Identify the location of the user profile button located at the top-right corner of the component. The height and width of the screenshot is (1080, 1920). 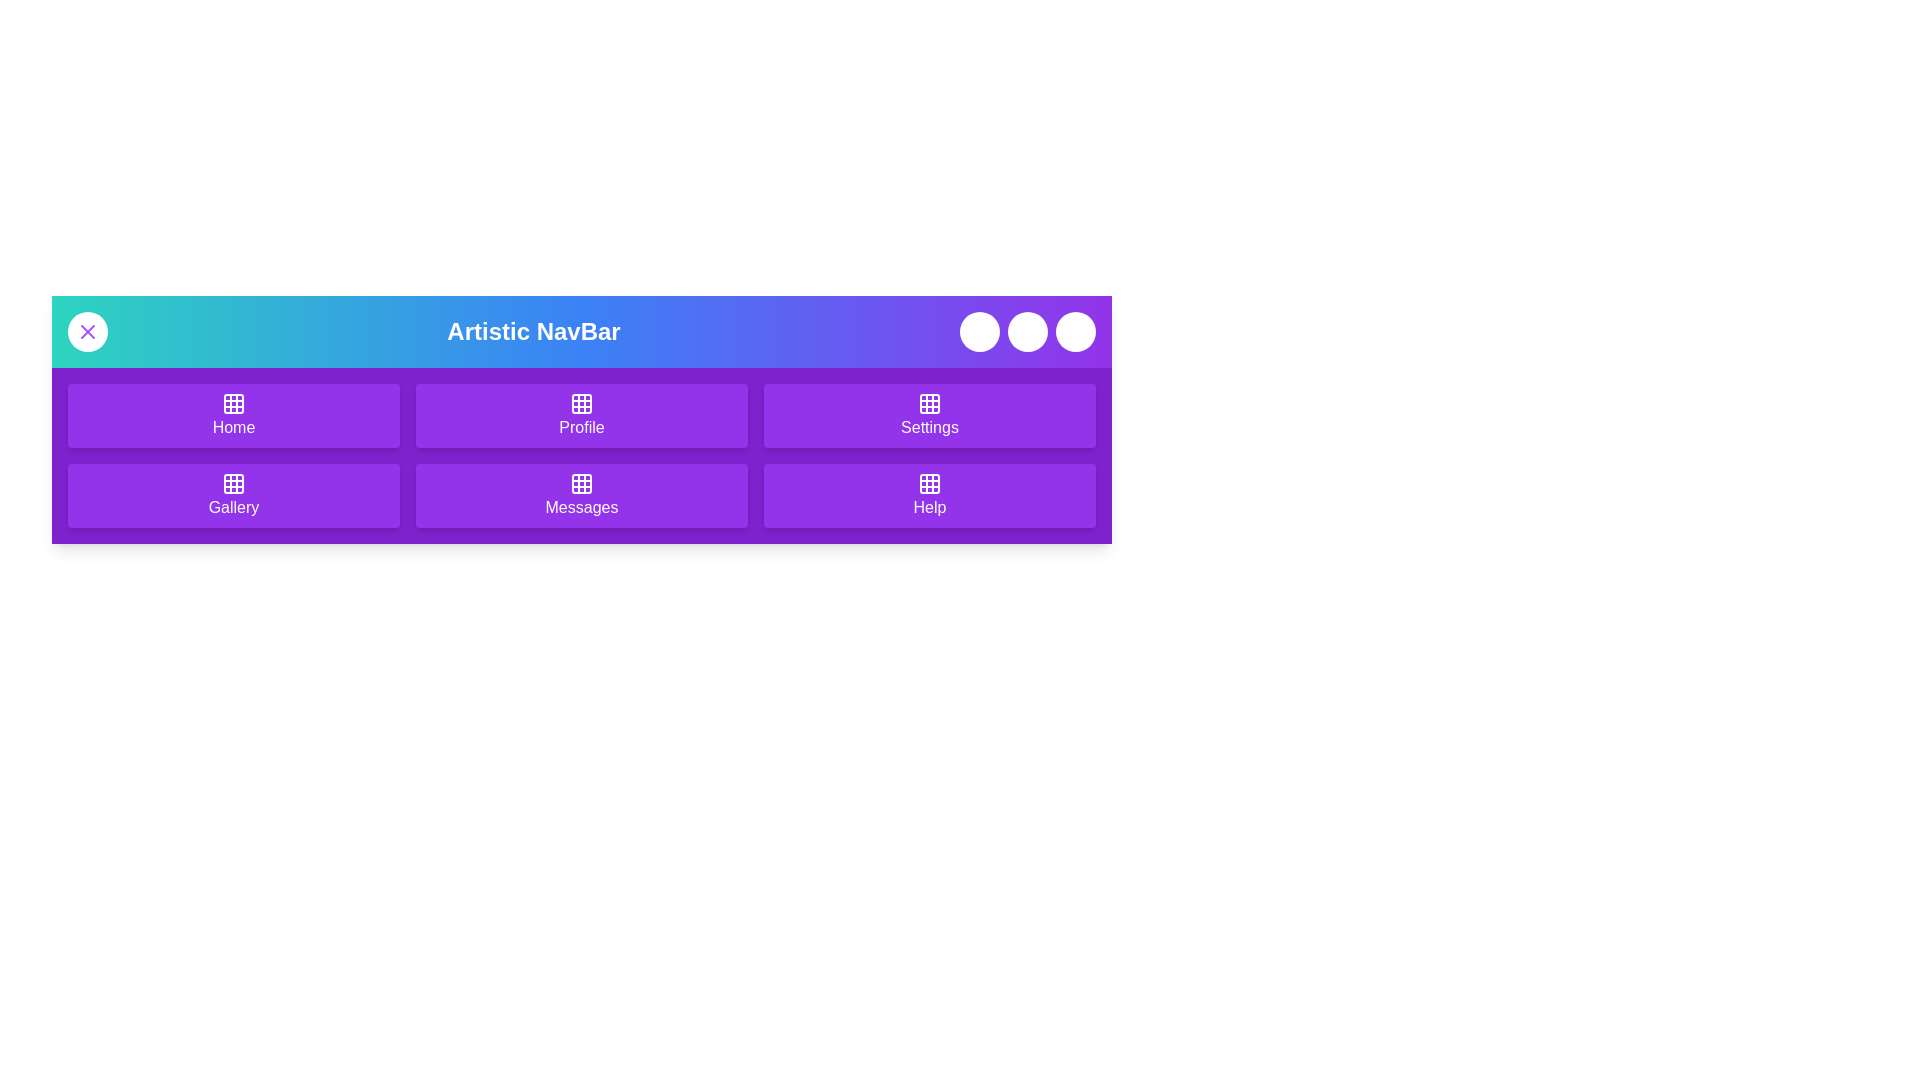
(1074, 330).